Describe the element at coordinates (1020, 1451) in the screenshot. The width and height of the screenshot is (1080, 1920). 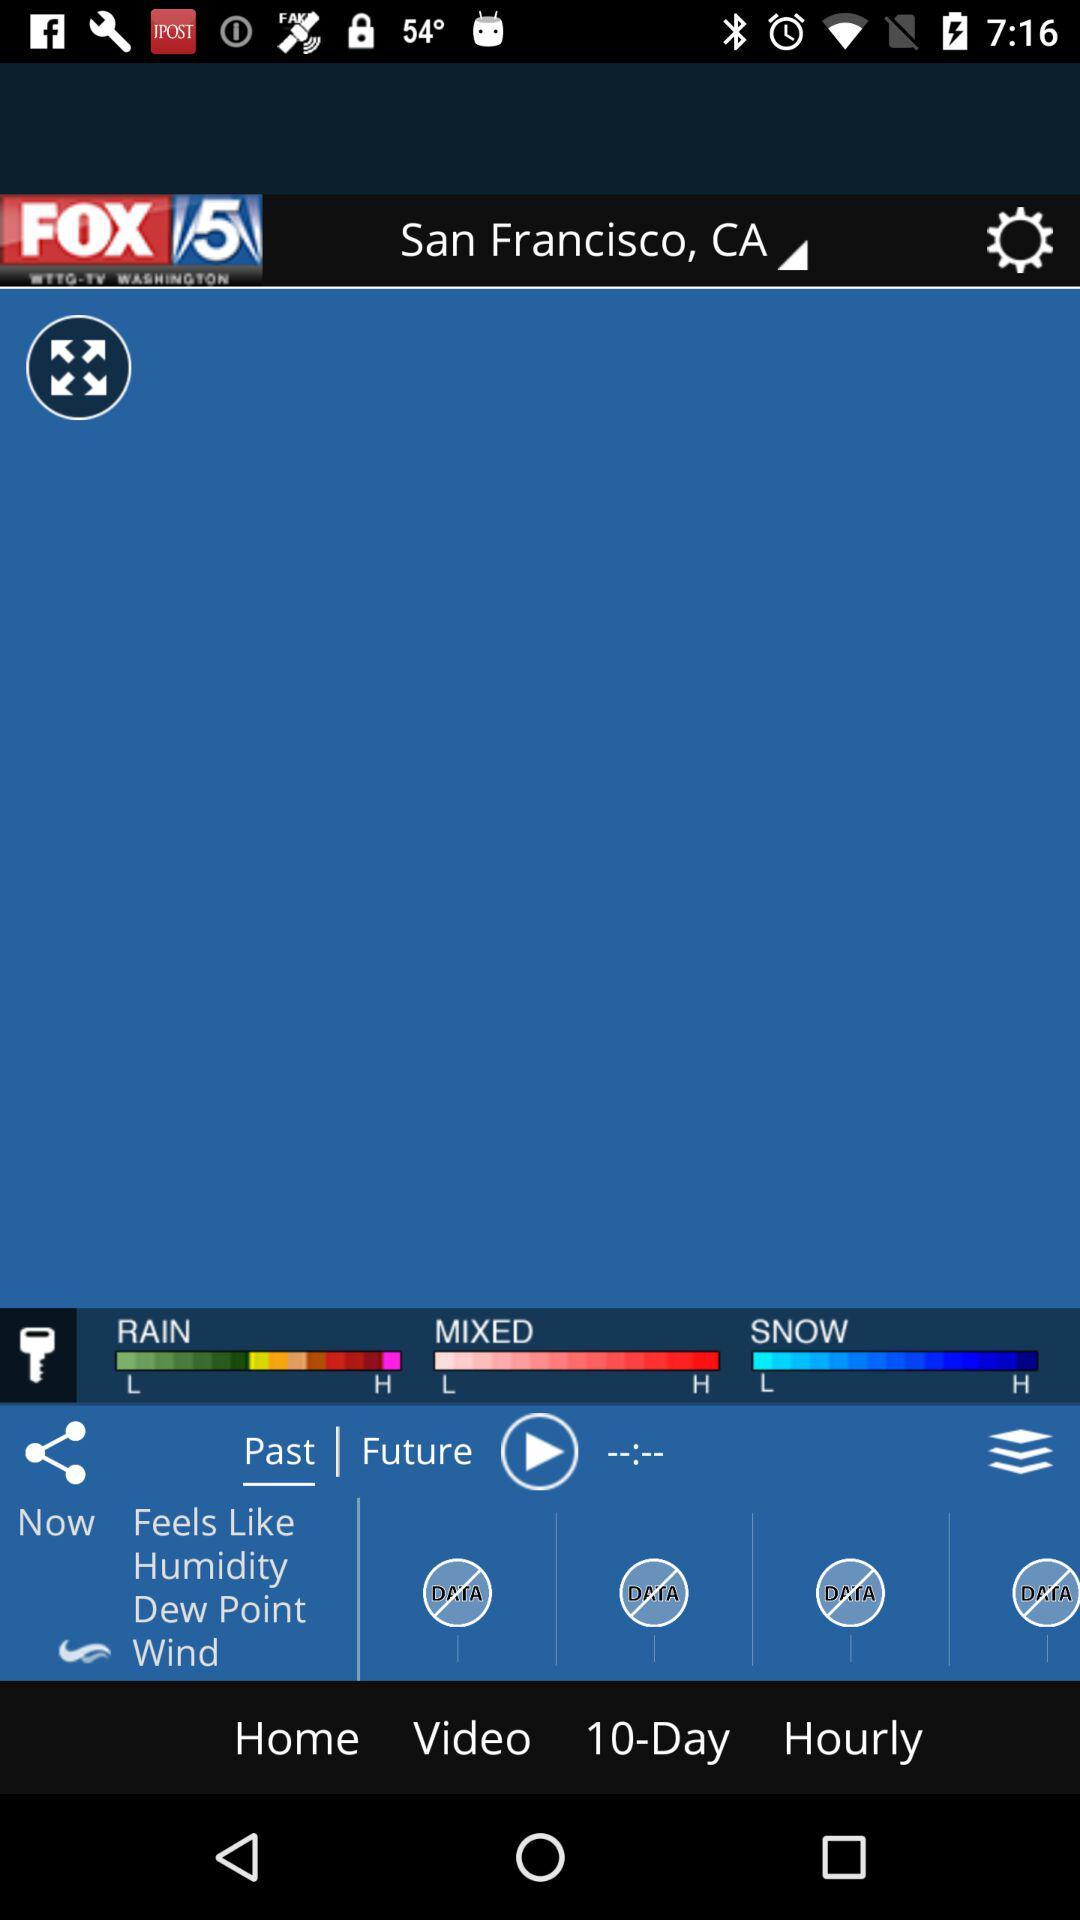
I see `the layers icon` at that location.